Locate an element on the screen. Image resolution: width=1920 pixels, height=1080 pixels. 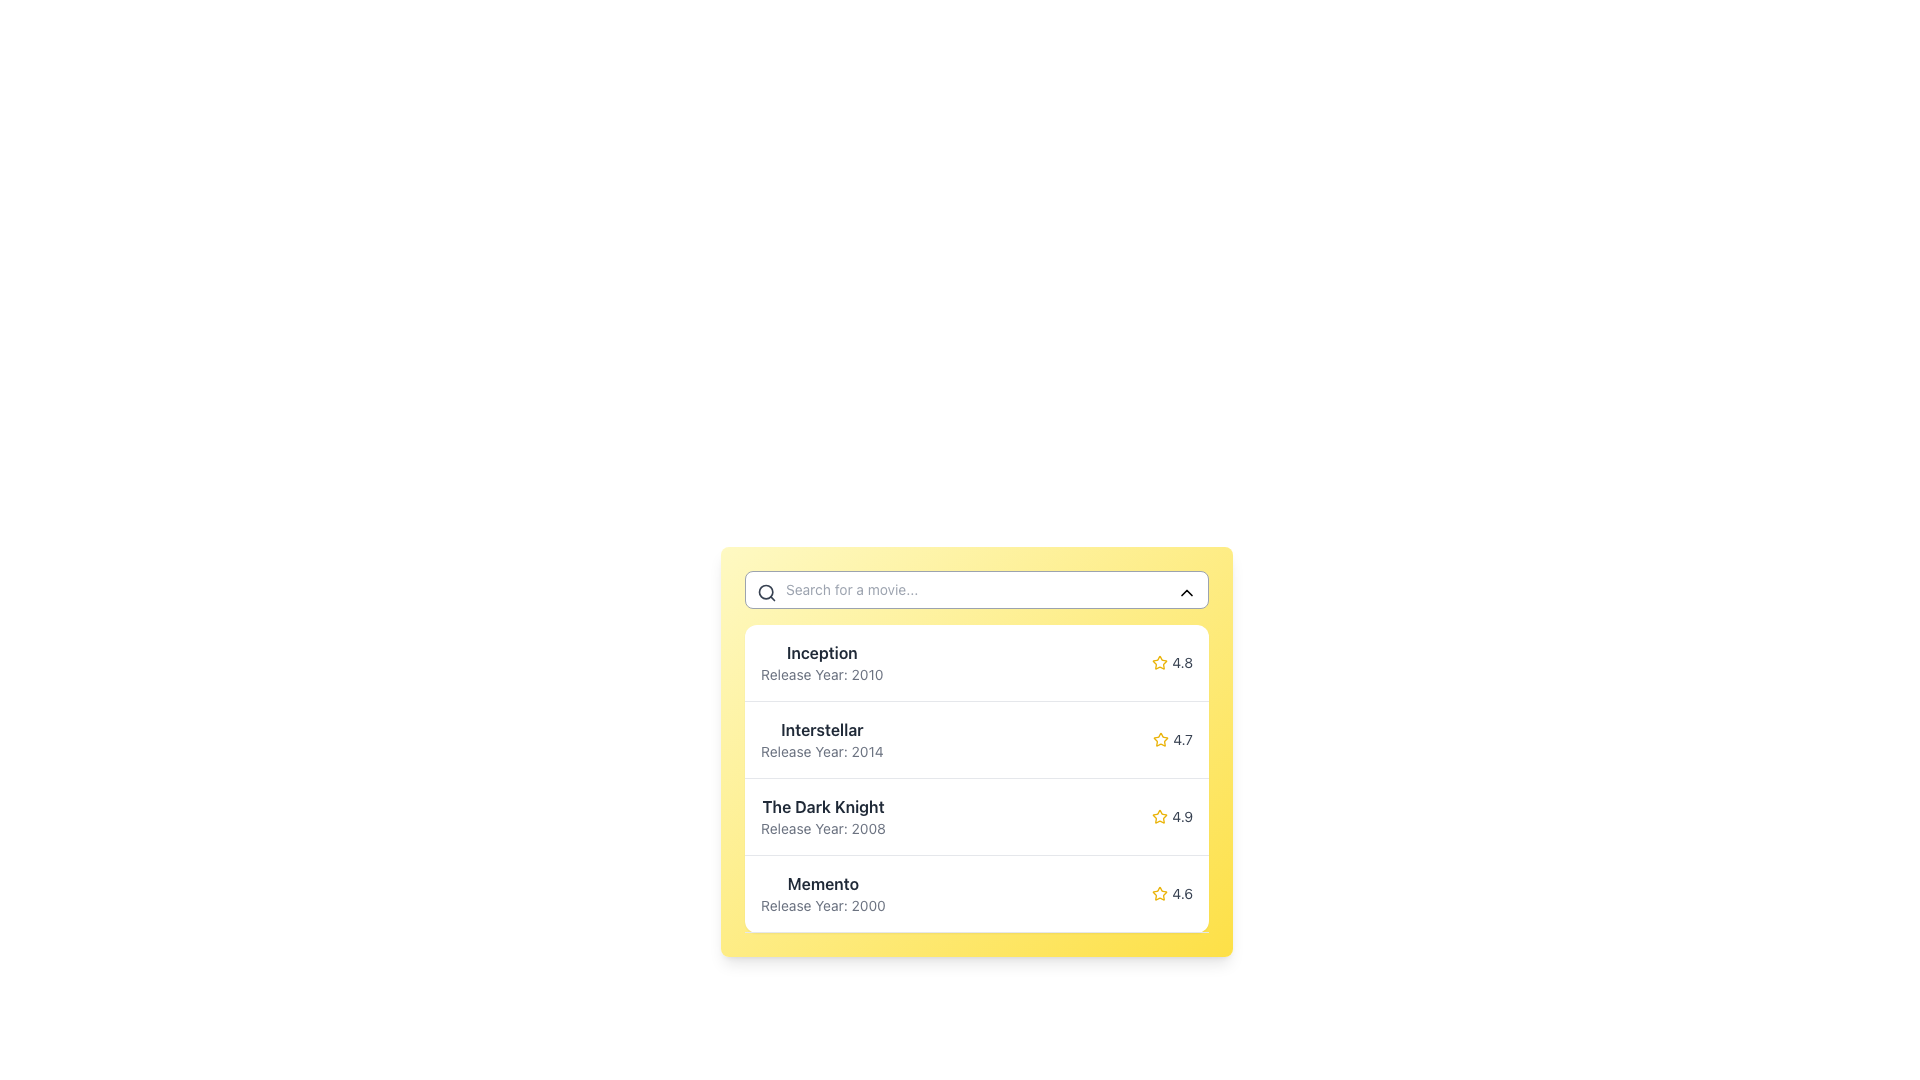
text block displaying the title and release year of the movie located beneath 'The Dark Knight Release Year: 2008' and above the rating star and number '4.6' is located at coordinates (823, 893).